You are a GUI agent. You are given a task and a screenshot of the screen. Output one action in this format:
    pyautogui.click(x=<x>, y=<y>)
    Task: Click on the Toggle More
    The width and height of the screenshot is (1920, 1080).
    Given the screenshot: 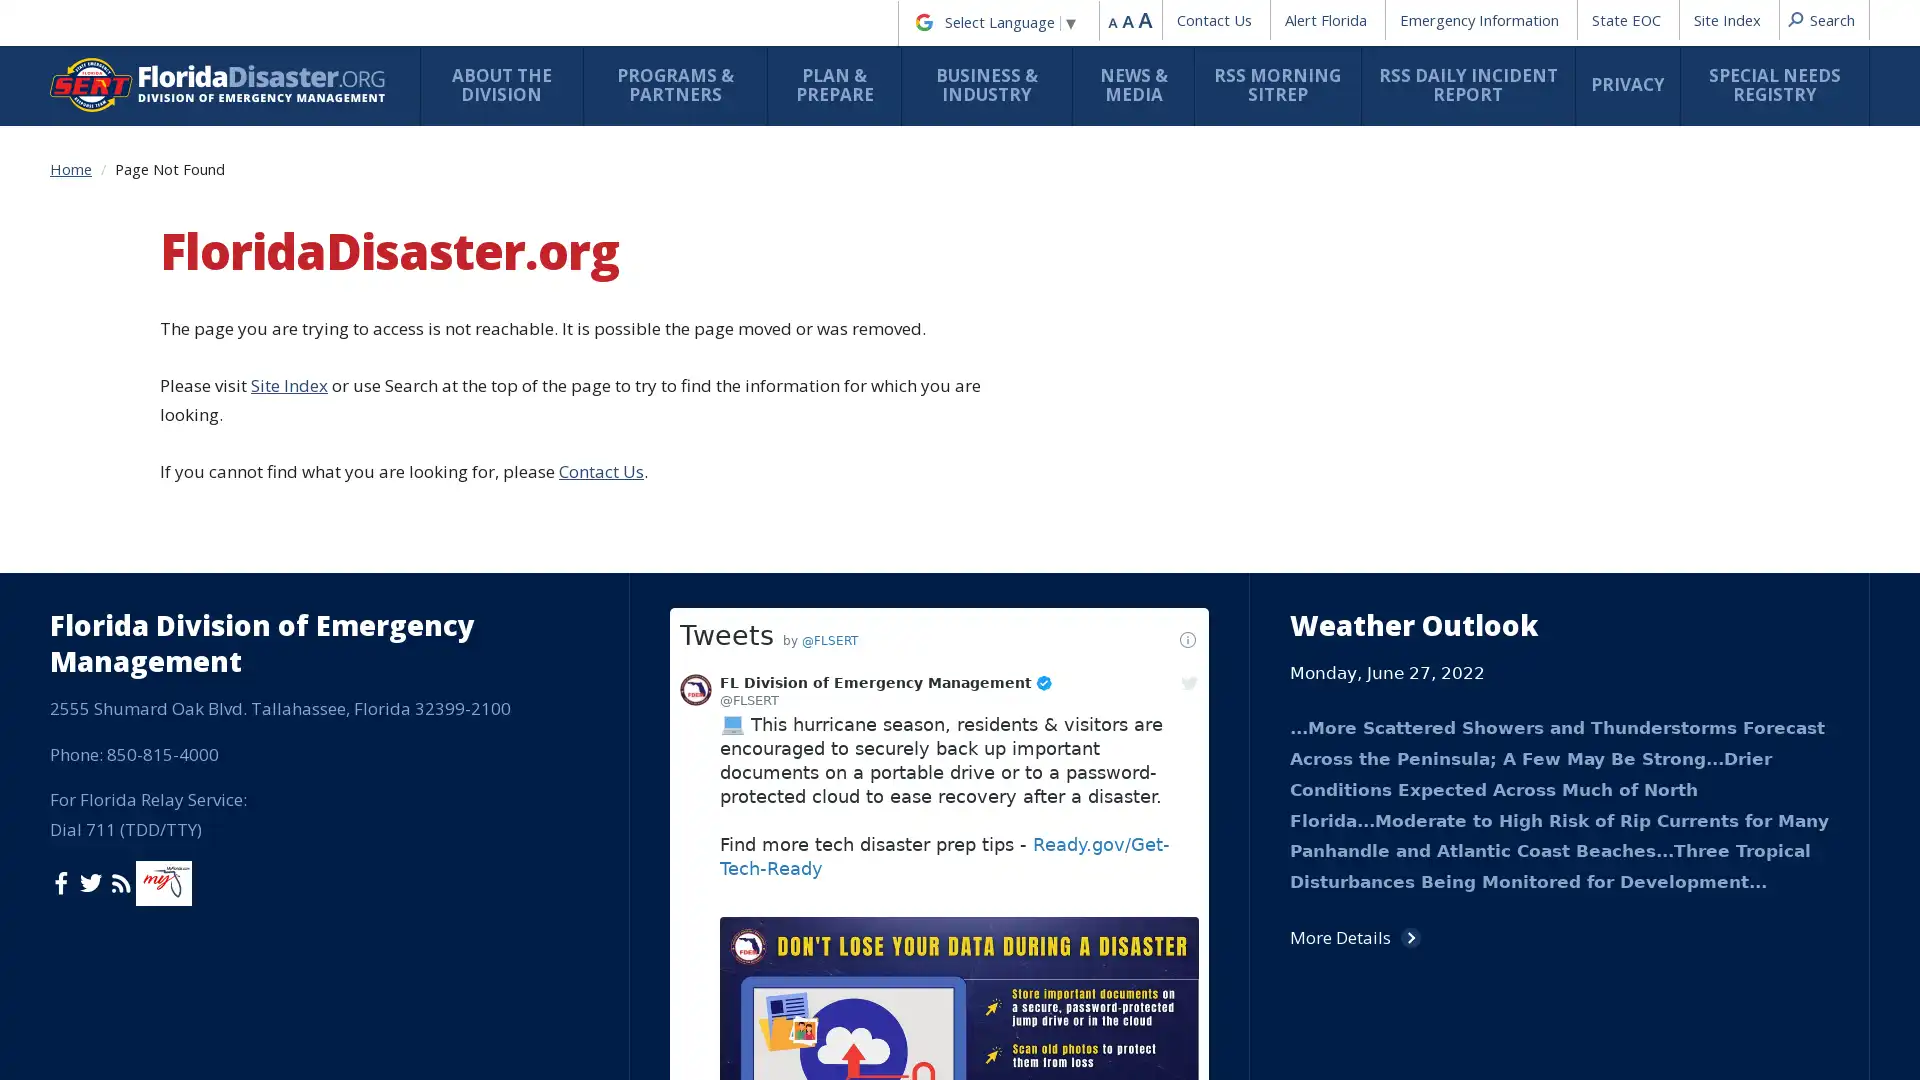 What is the action you would take?
    pyautogui.click(x=801, y=514)
    